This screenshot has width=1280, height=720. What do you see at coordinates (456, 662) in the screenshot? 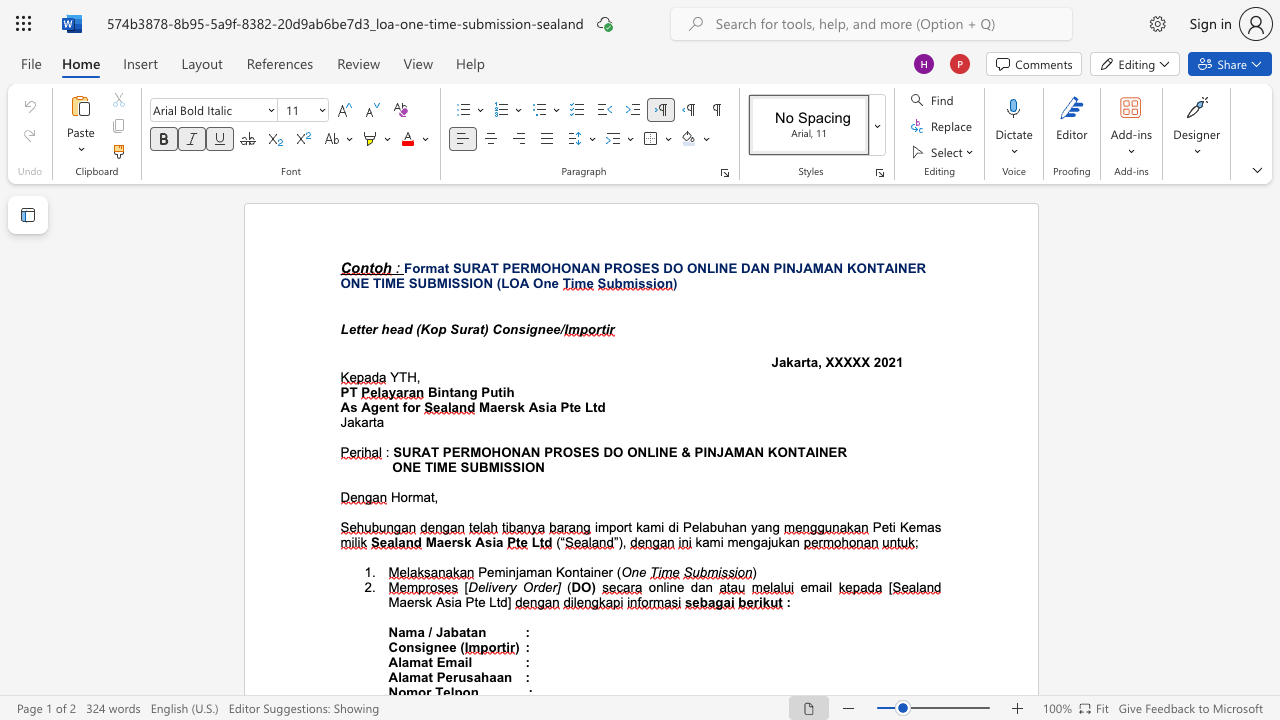
I see `the subset text "ai" within the text "Alamat Email"` at bounding box center [456, 662].